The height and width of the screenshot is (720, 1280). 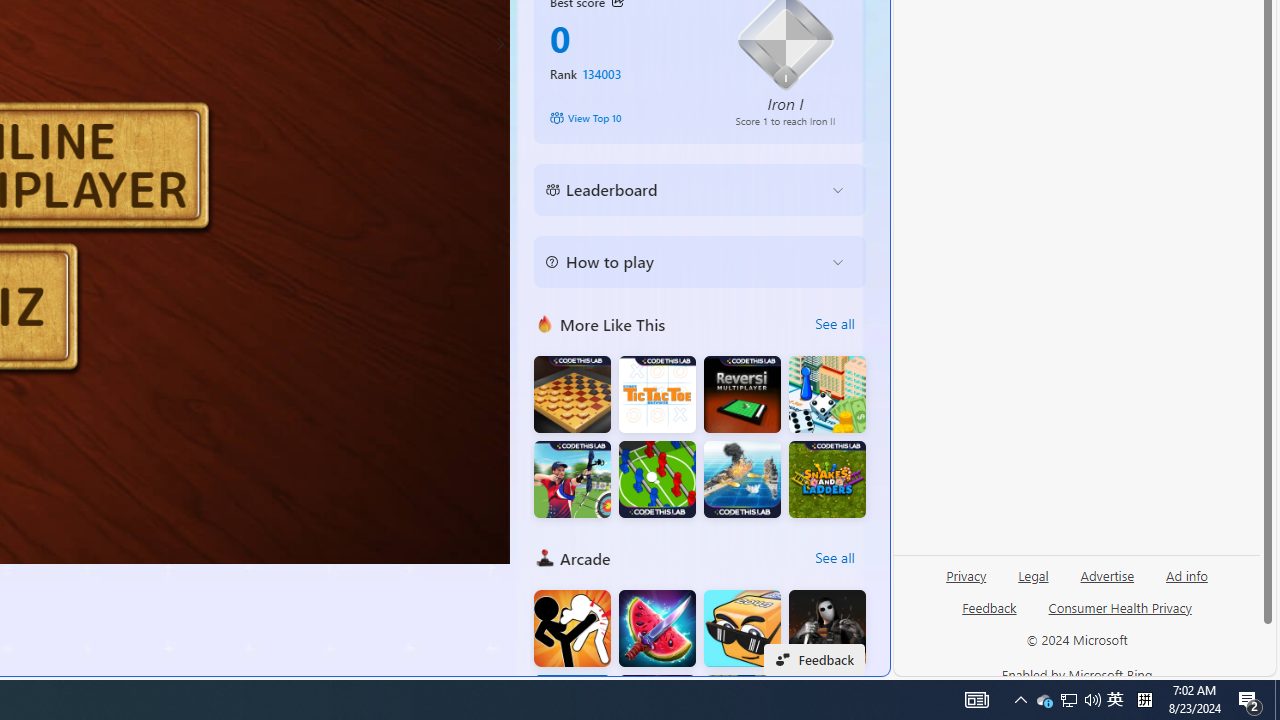 What do you see at coordinates (1120, 606) in the screenshot?
I see `'Consumer Health Privacy'` at bounding box center [1120, 606].